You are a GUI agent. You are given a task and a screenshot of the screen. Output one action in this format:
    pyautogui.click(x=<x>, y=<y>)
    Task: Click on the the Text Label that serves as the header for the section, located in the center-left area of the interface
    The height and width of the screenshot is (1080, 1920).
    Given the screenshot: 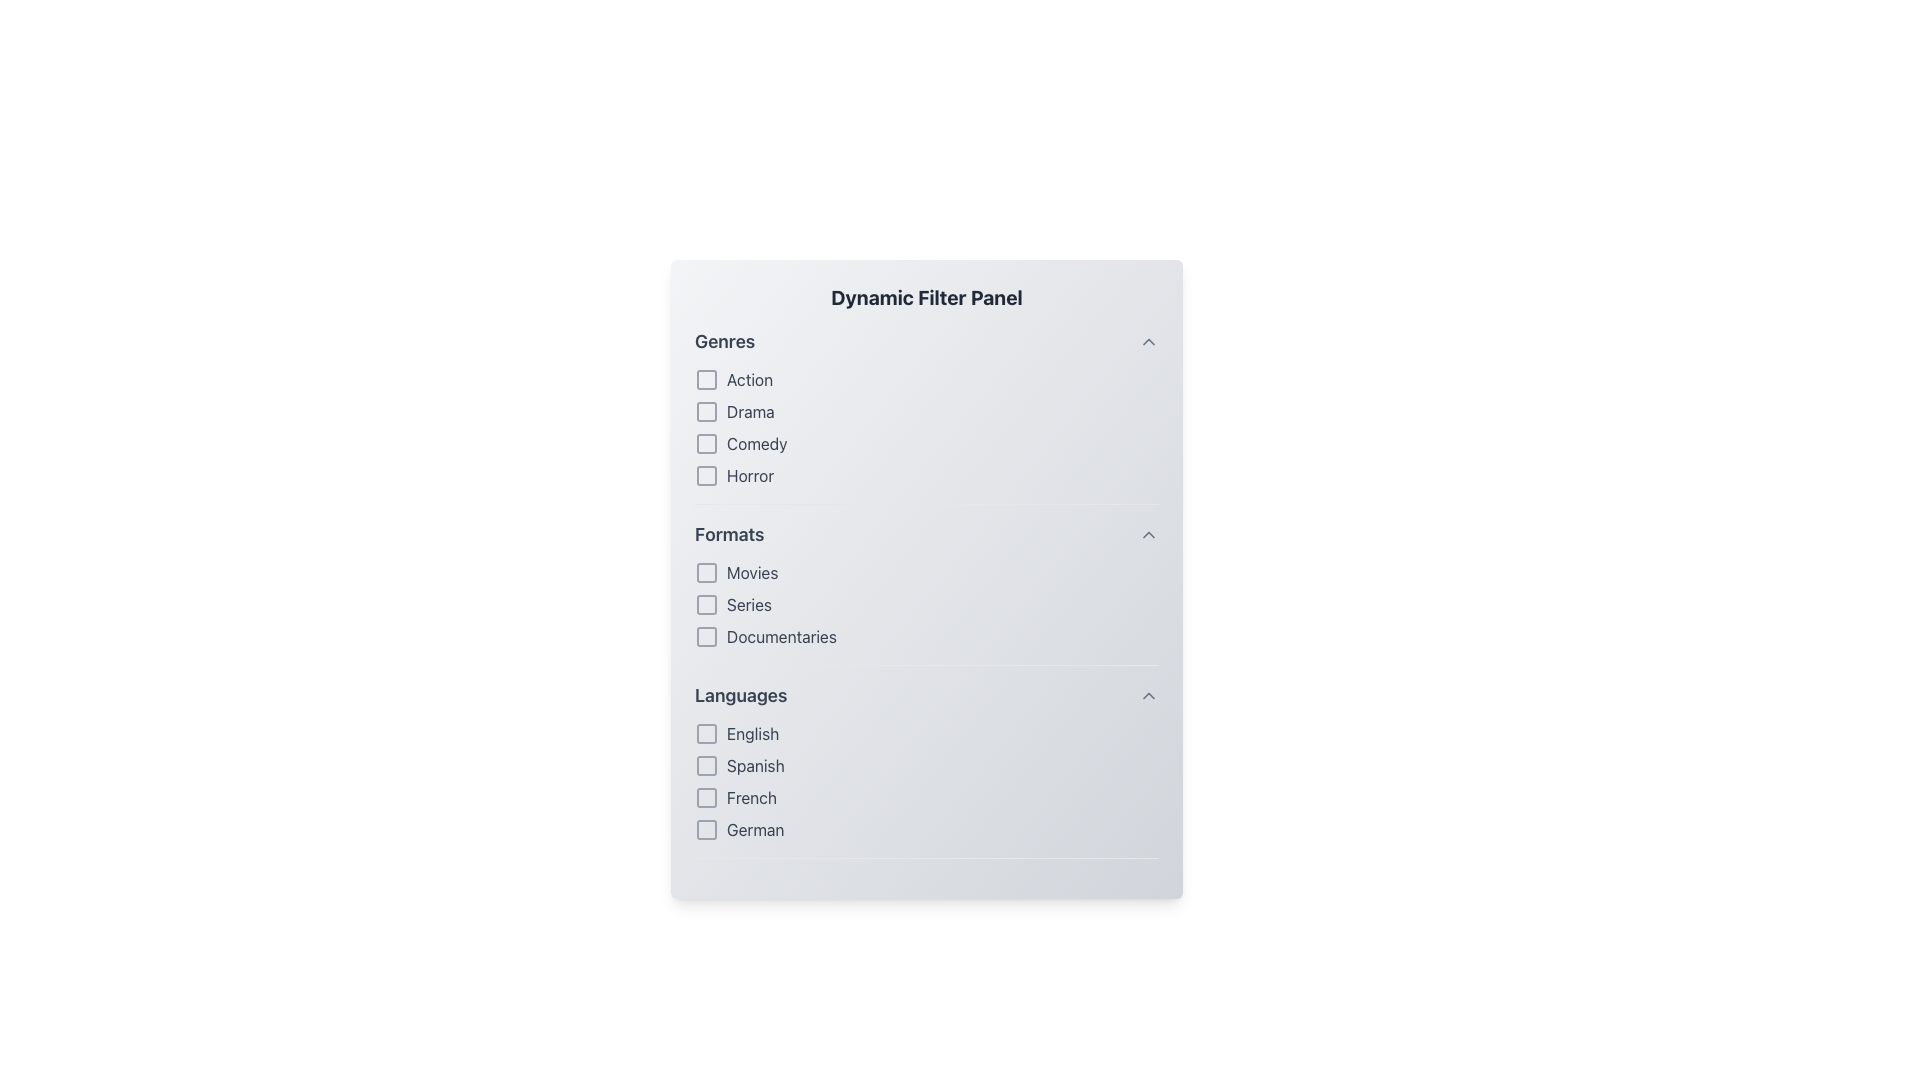 What is the action you would take?
    pyautogui.click(x=728, y=534)
    